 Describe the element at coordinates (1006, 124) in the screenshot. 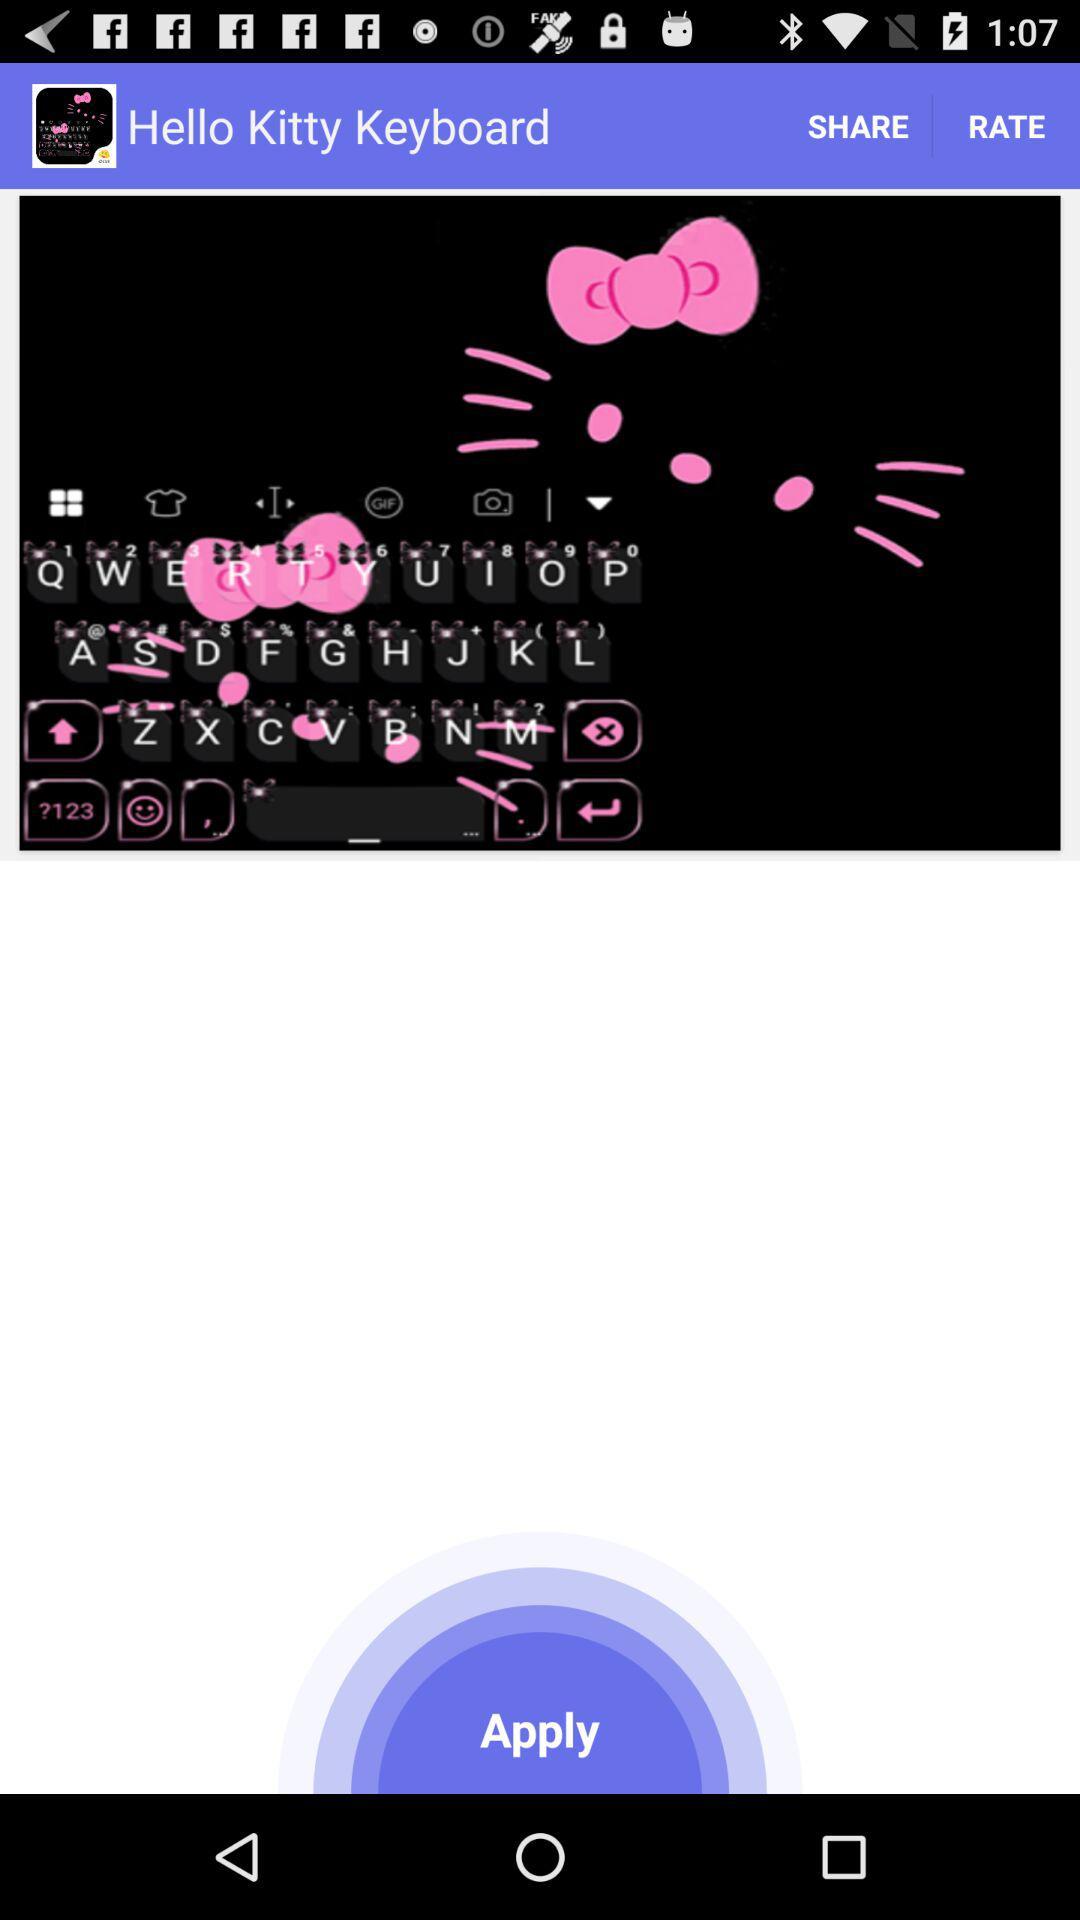

I see `icon to the right of share item` at that location.